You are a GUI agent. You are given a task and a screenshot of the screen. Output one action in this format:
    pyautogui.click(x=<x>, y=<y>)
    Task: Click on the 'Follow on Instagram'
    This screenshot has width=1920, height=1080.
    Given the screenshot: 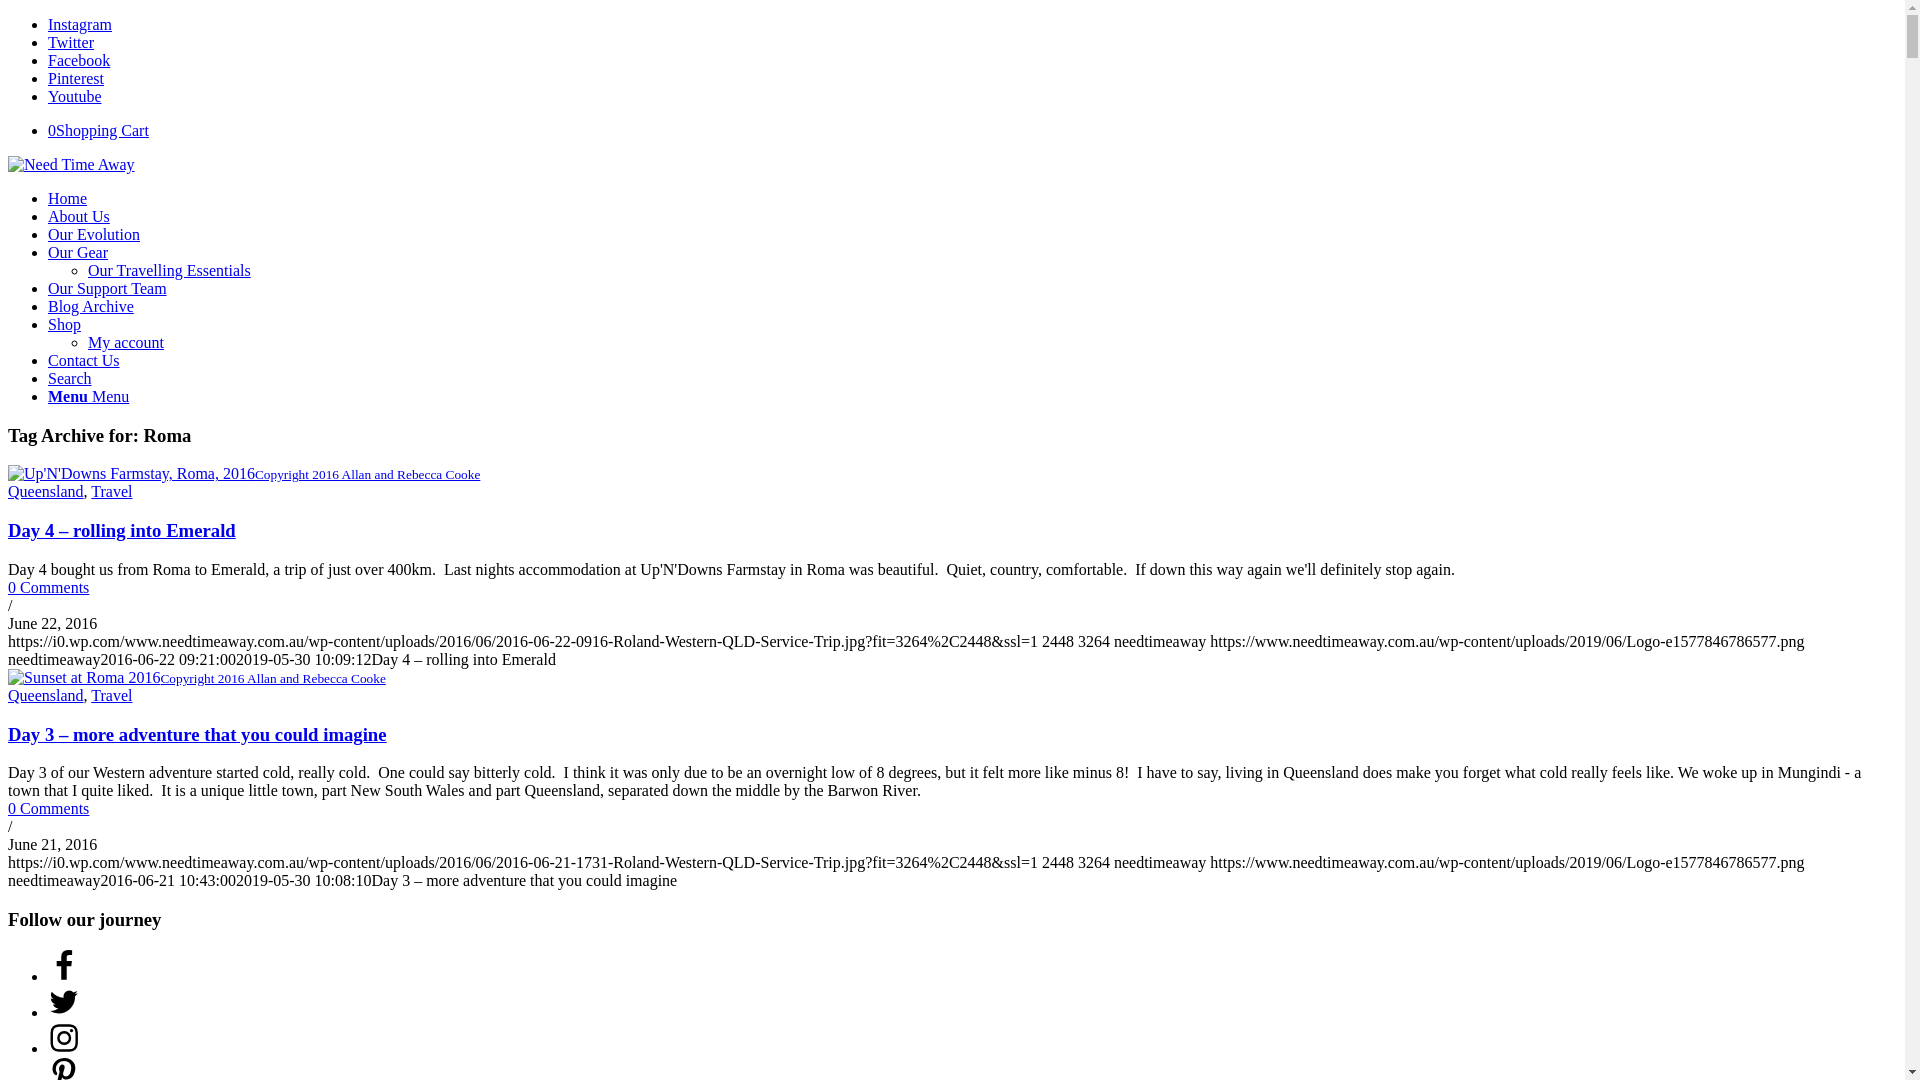 What is the action you would take?
    pyautogui.click(x=63, y=1047)
    